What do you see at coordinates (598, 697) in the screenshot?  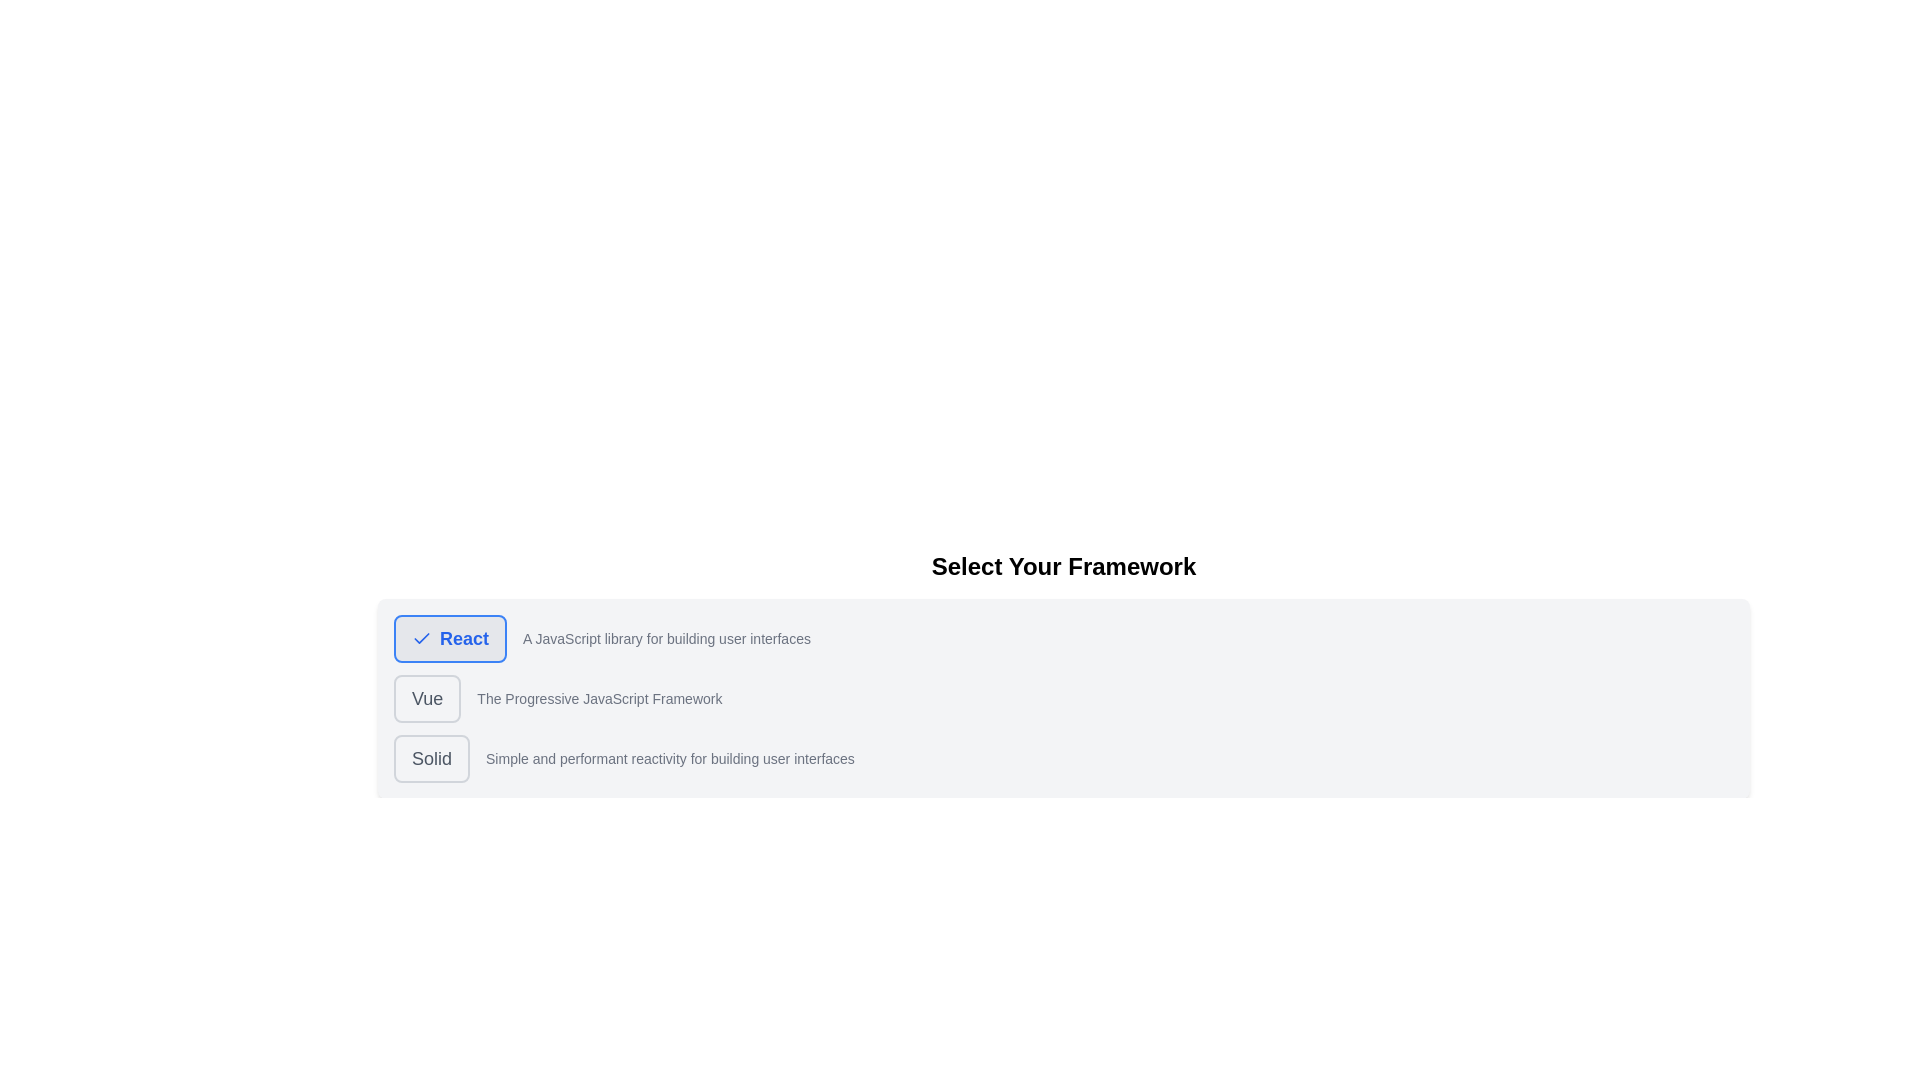 I see `text label displaying 'The Progressive JavaScript Framework', which is styled in a small gray font and is located near the 'Vue' button` at bounding box center [598, 697].